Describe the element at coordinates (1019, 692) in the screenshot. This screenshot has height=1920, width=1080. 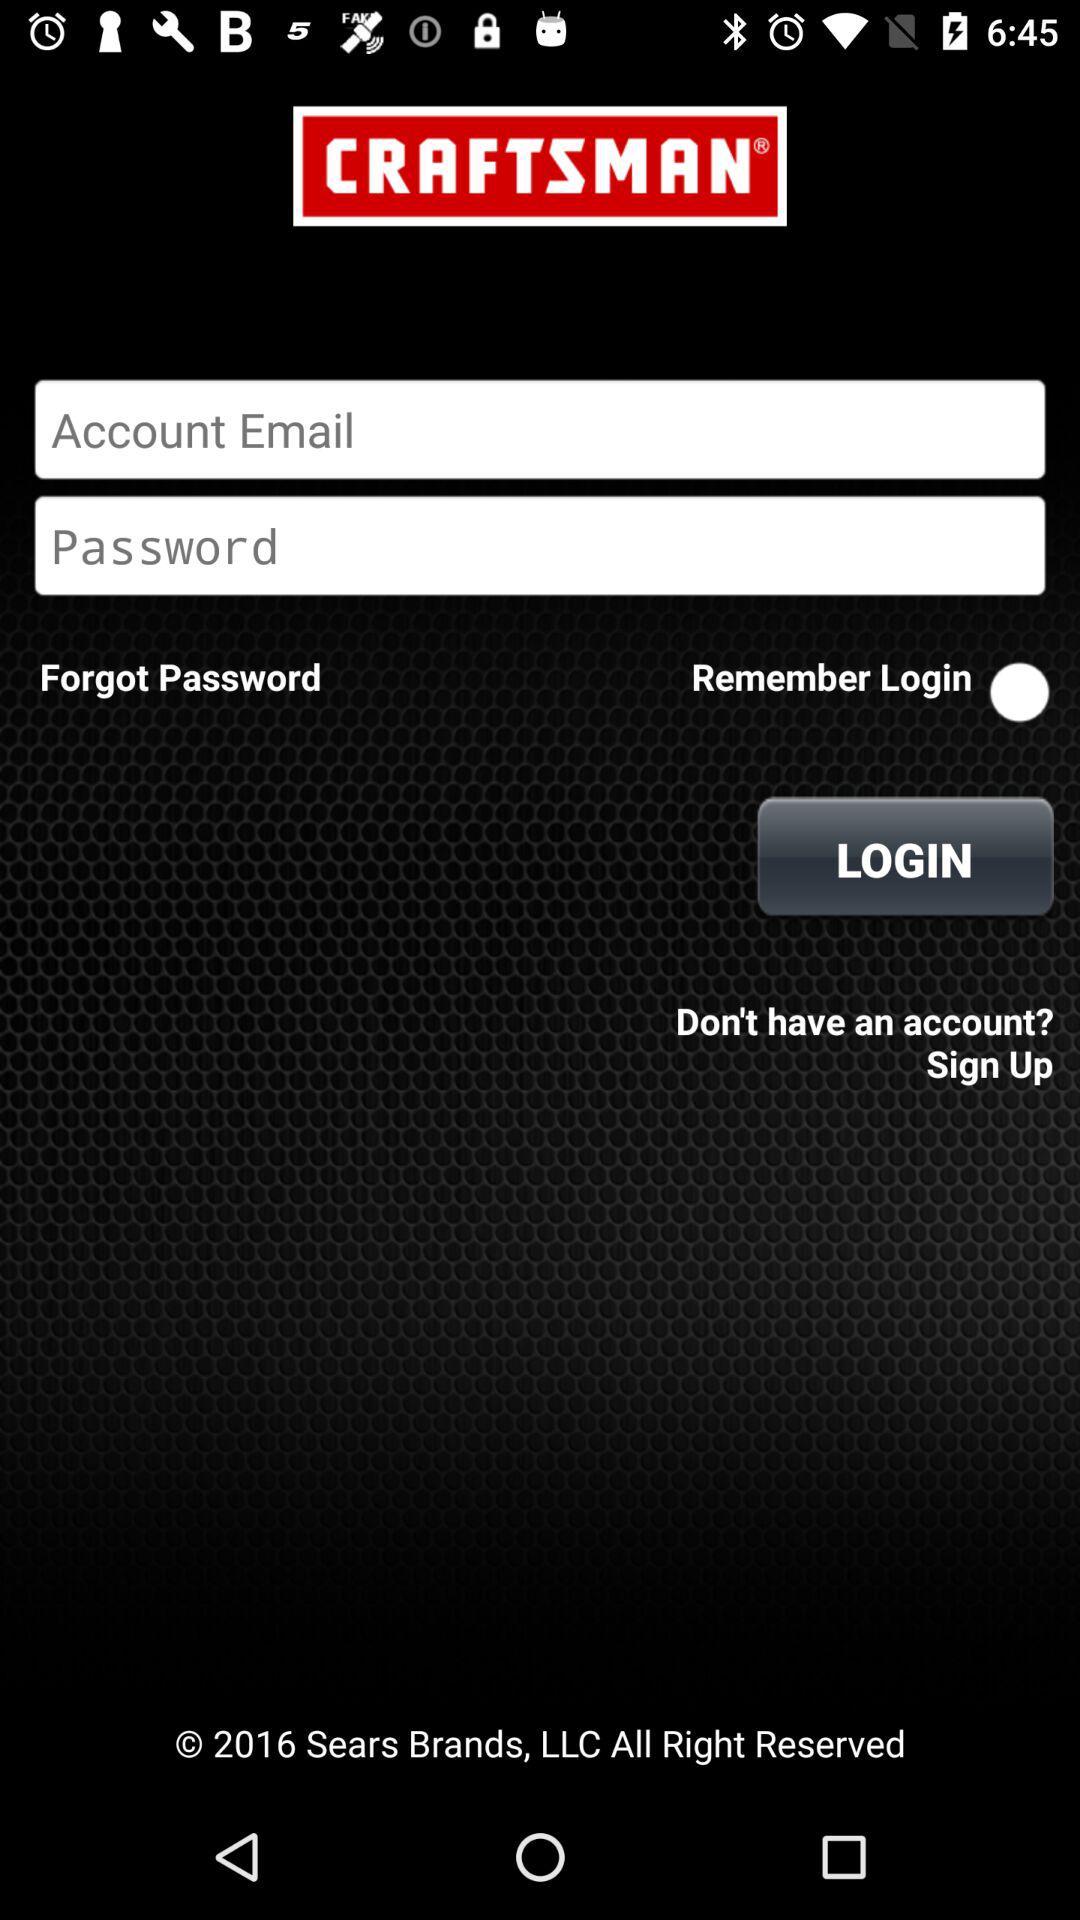
I see `remember login option` at that location.